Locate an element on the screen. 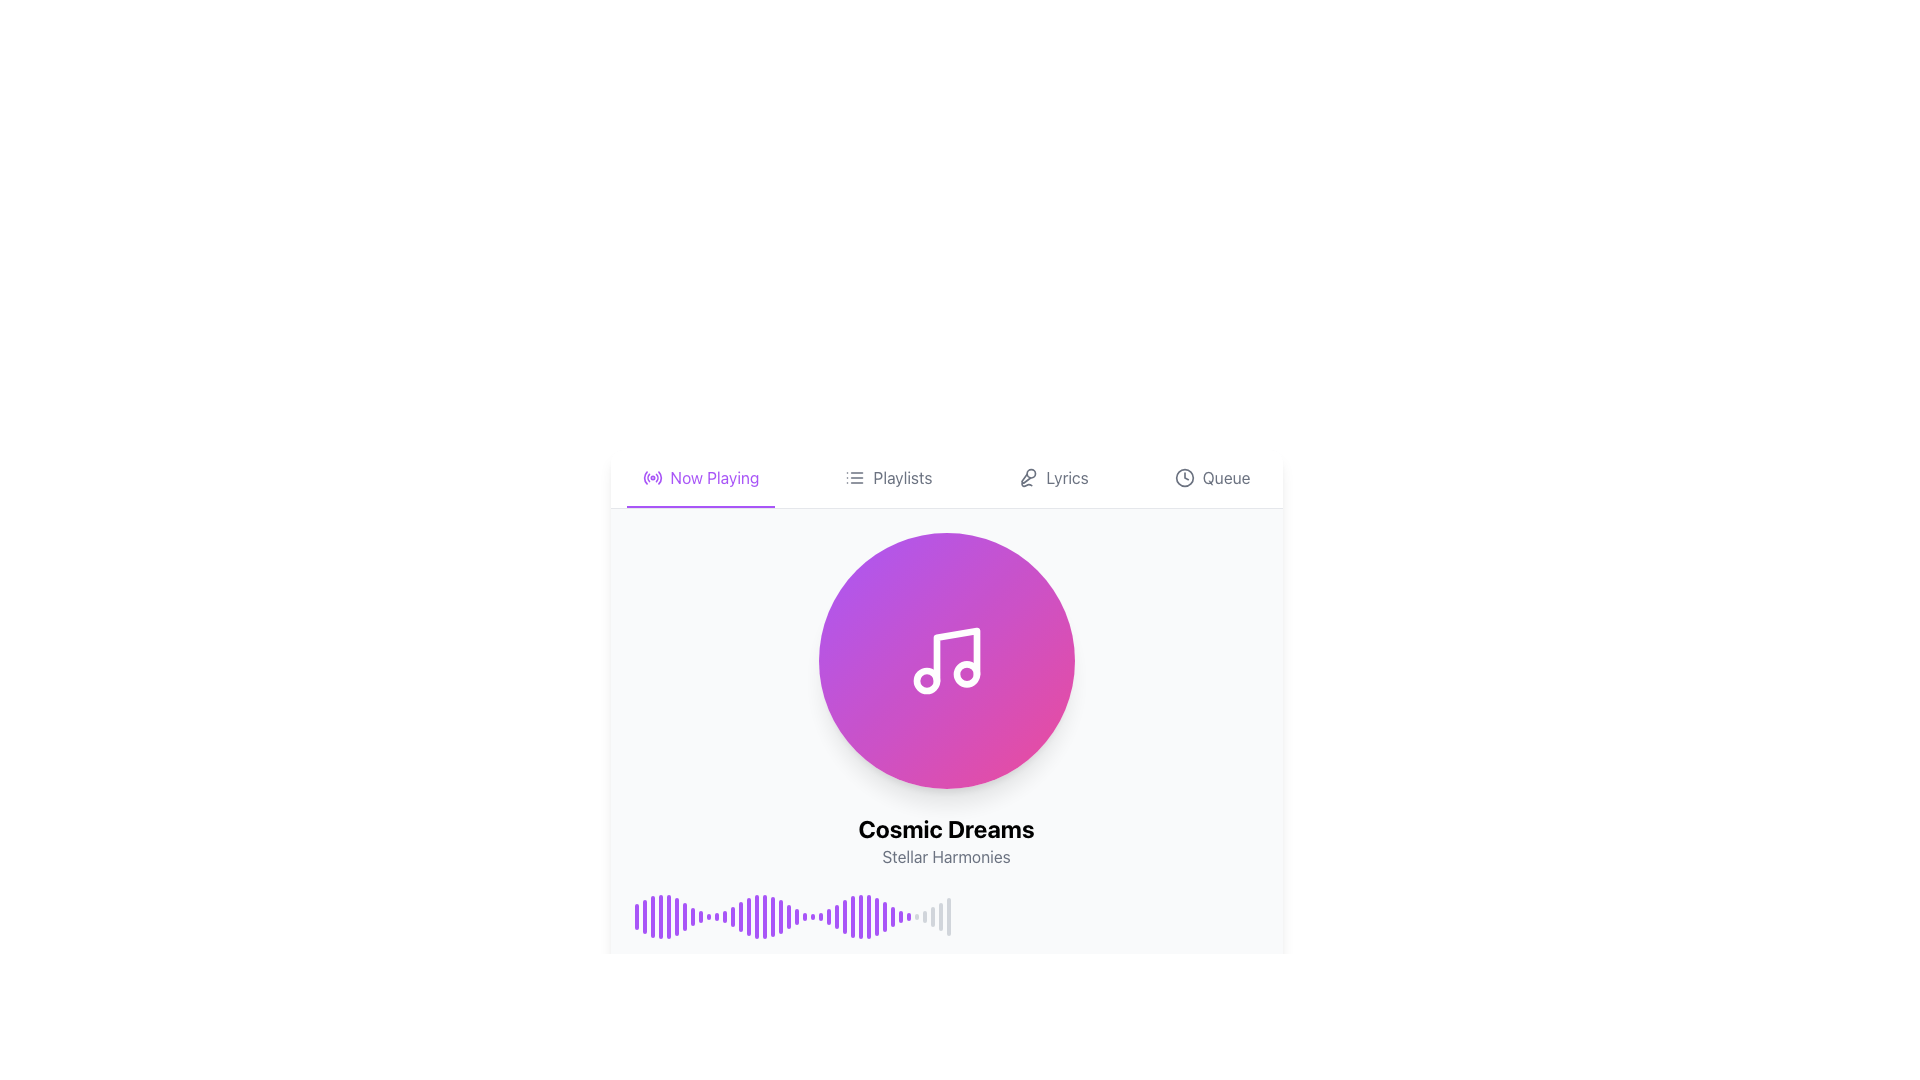  the clock icon in the top right section of the interface, which symbolizes the 'Queue' feature and is located immediately to the left of the text 'Queue' is located at coordinates (1184, 478).